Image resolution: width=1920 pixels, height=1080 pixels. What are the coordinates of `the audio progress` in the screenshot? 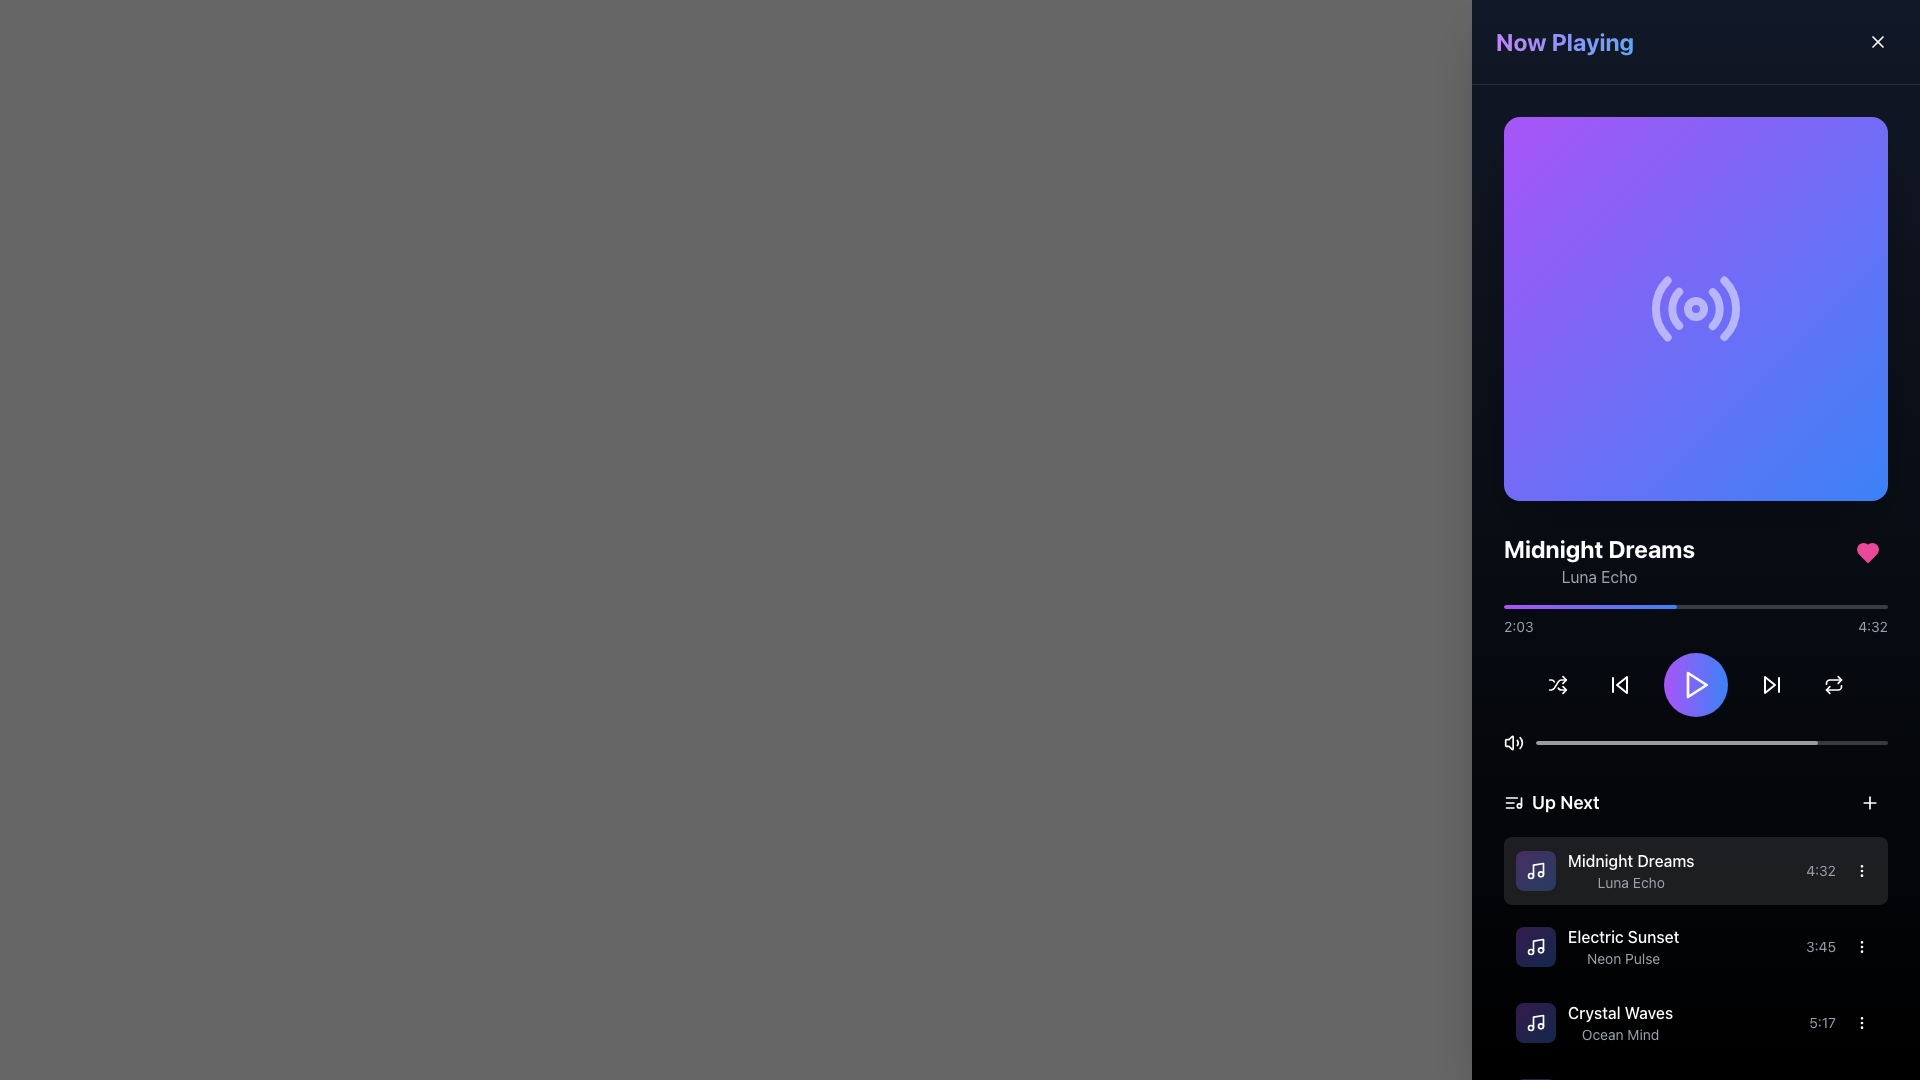 It's located at (1607, 605).